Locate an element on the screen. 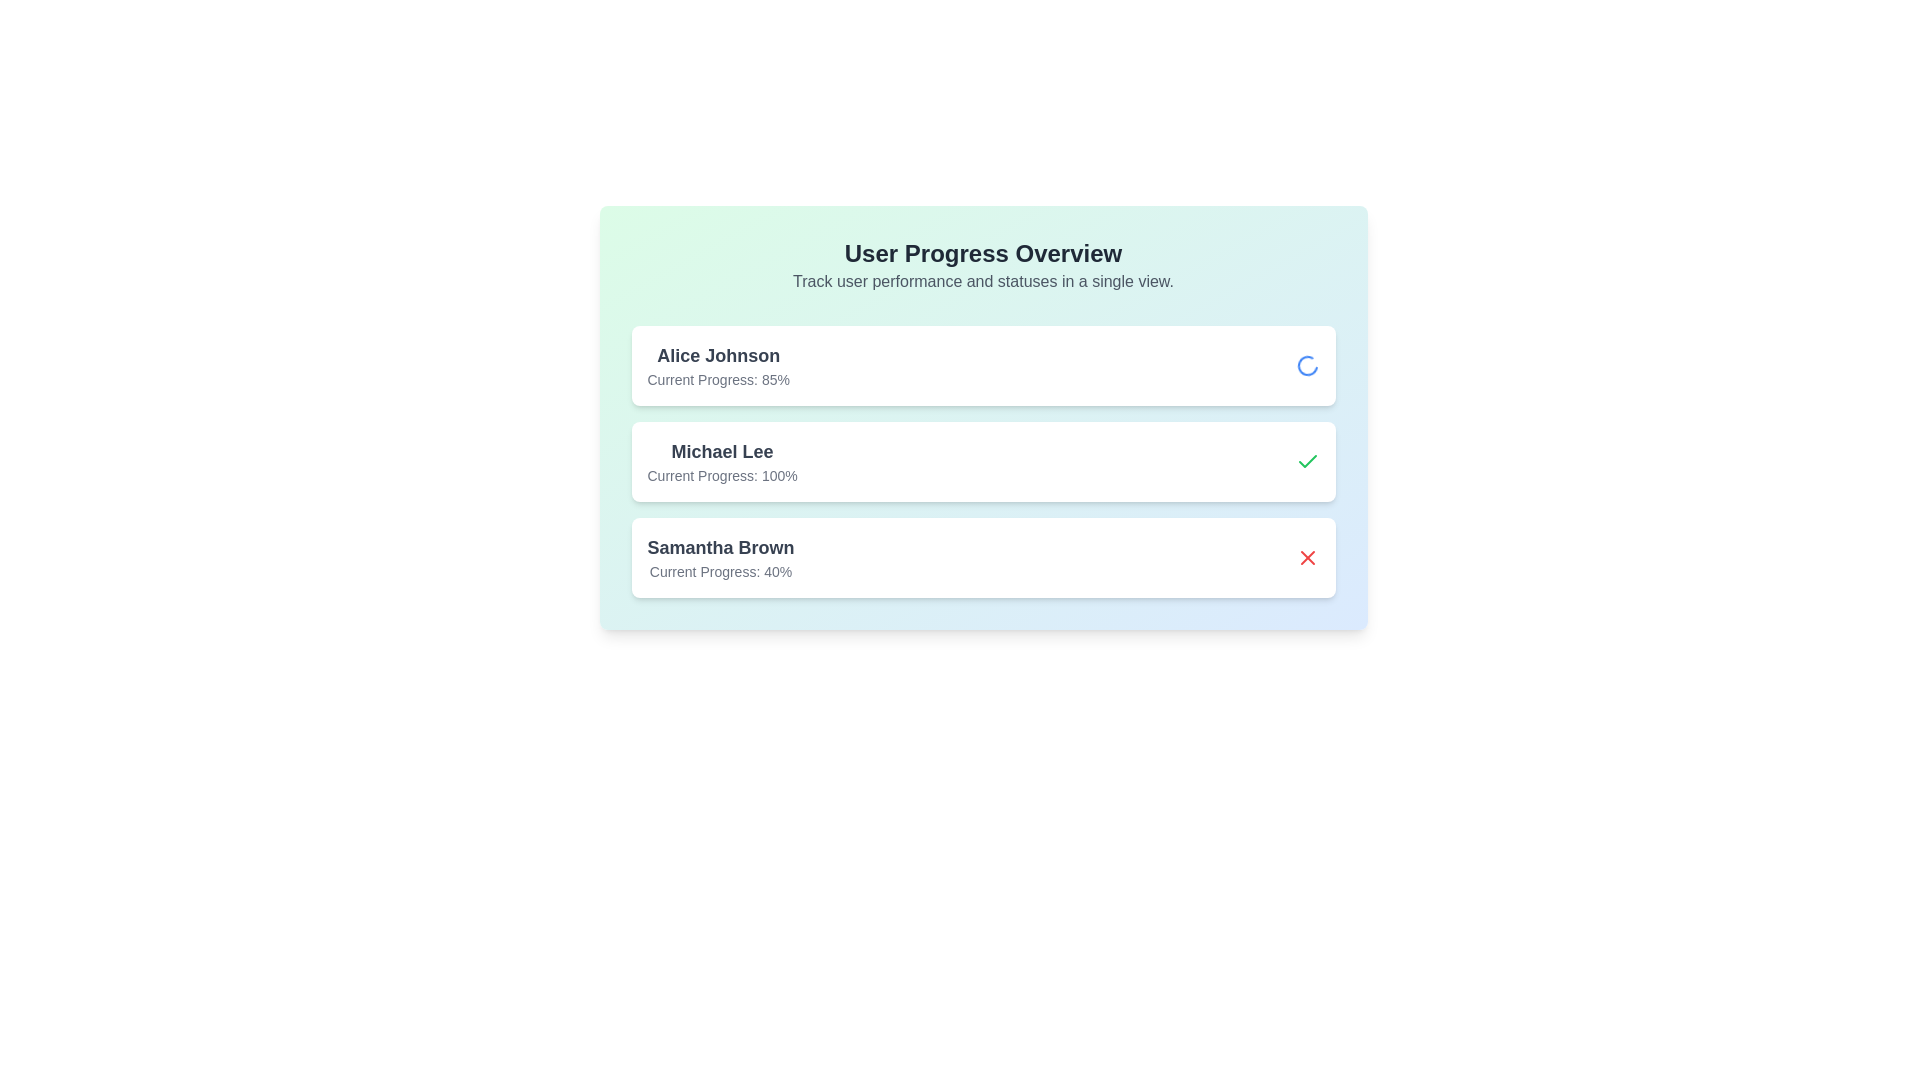 The image size is (1920, 1080). descriptive subheading for the page or section located immediately below the title 'User Progress Overview' is located at coordinates (983, 281).